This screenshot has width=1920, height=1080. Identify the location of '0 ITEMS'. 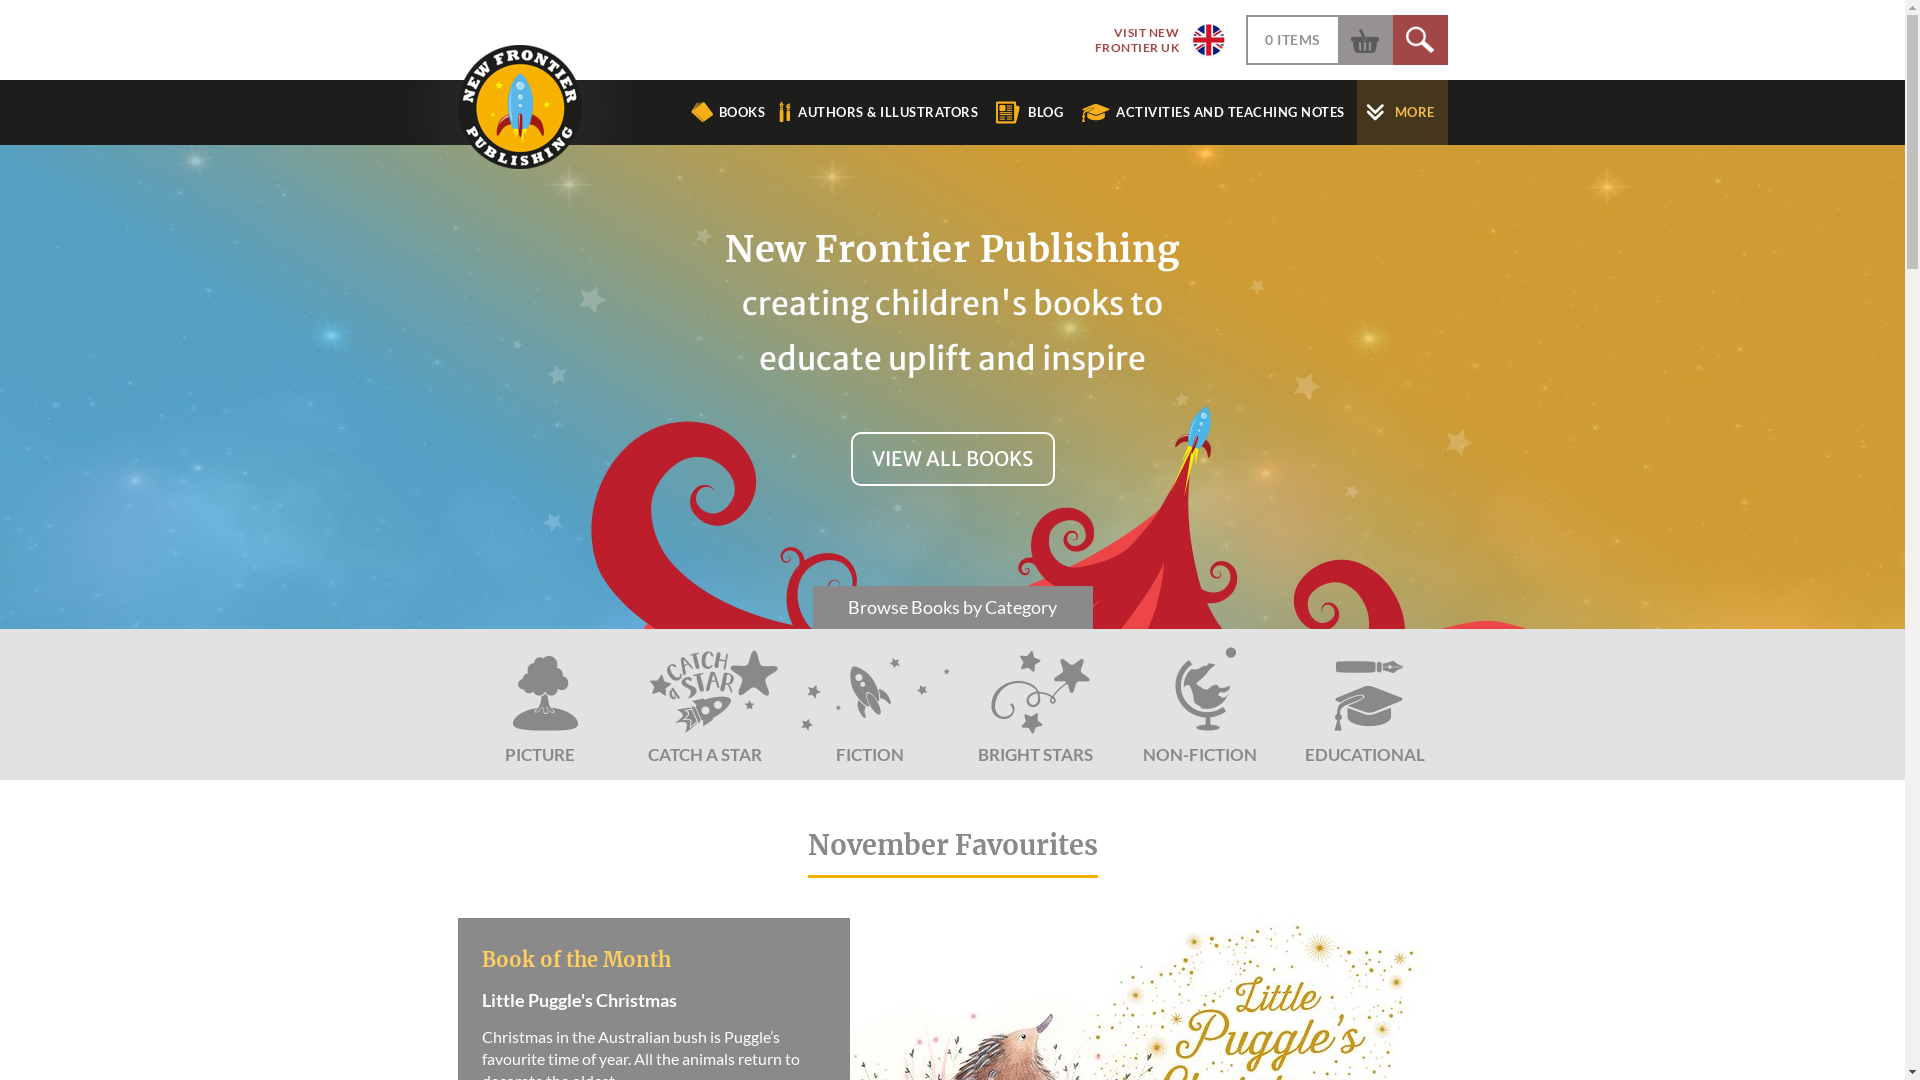
(1264, 39).